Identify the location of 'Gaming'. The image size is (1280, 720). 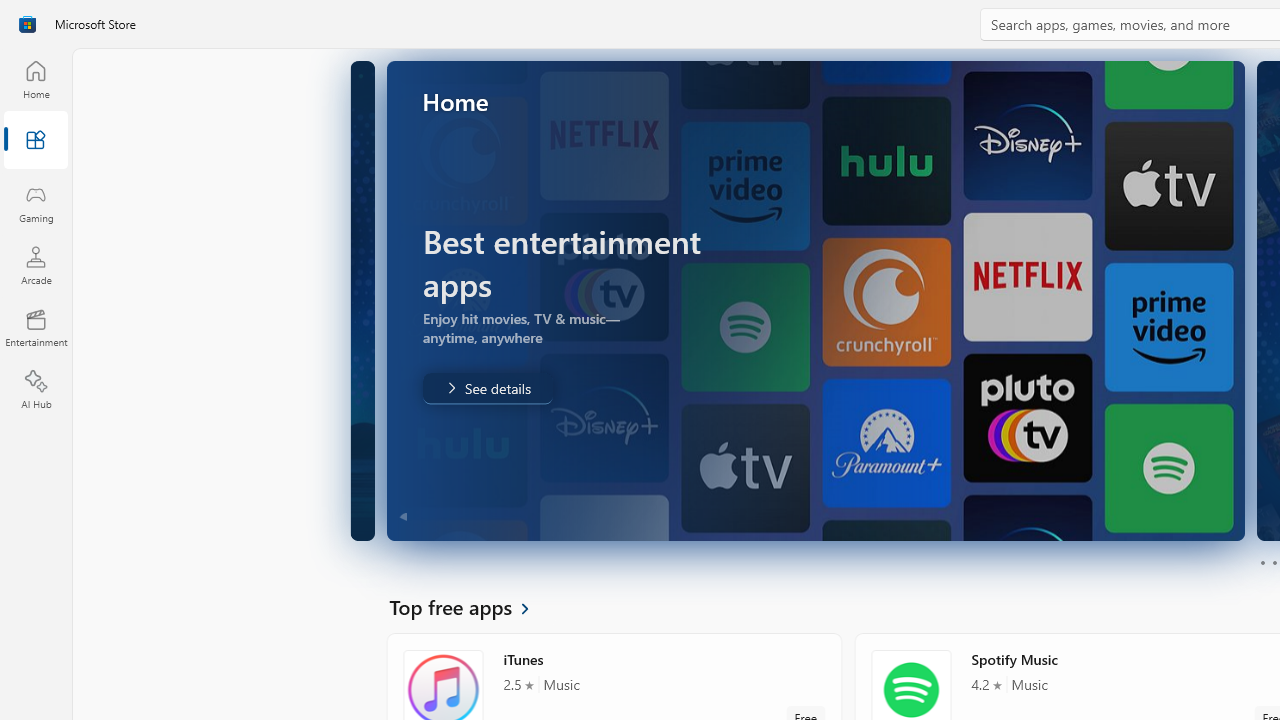
(35, 203).